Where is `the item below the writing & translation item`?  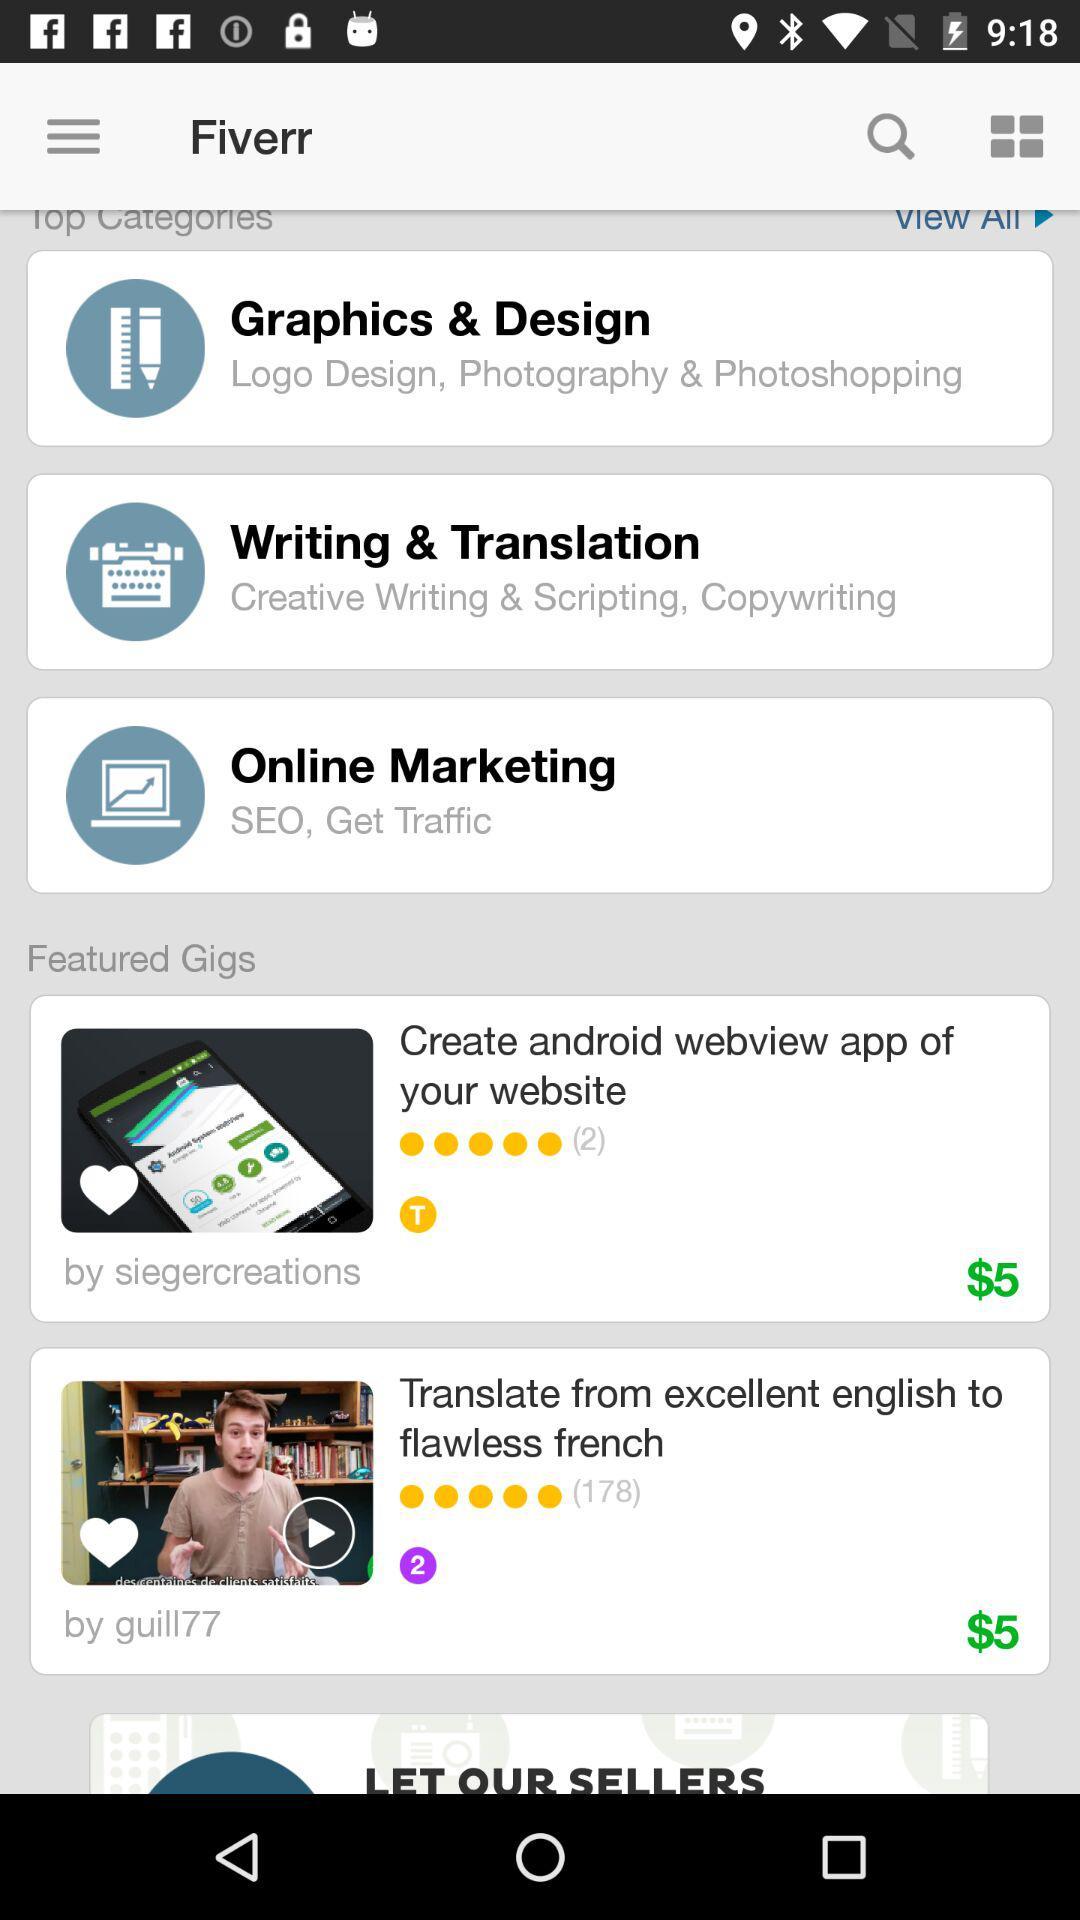
the item below the writing & translation item is located at coordinates (626, 594).